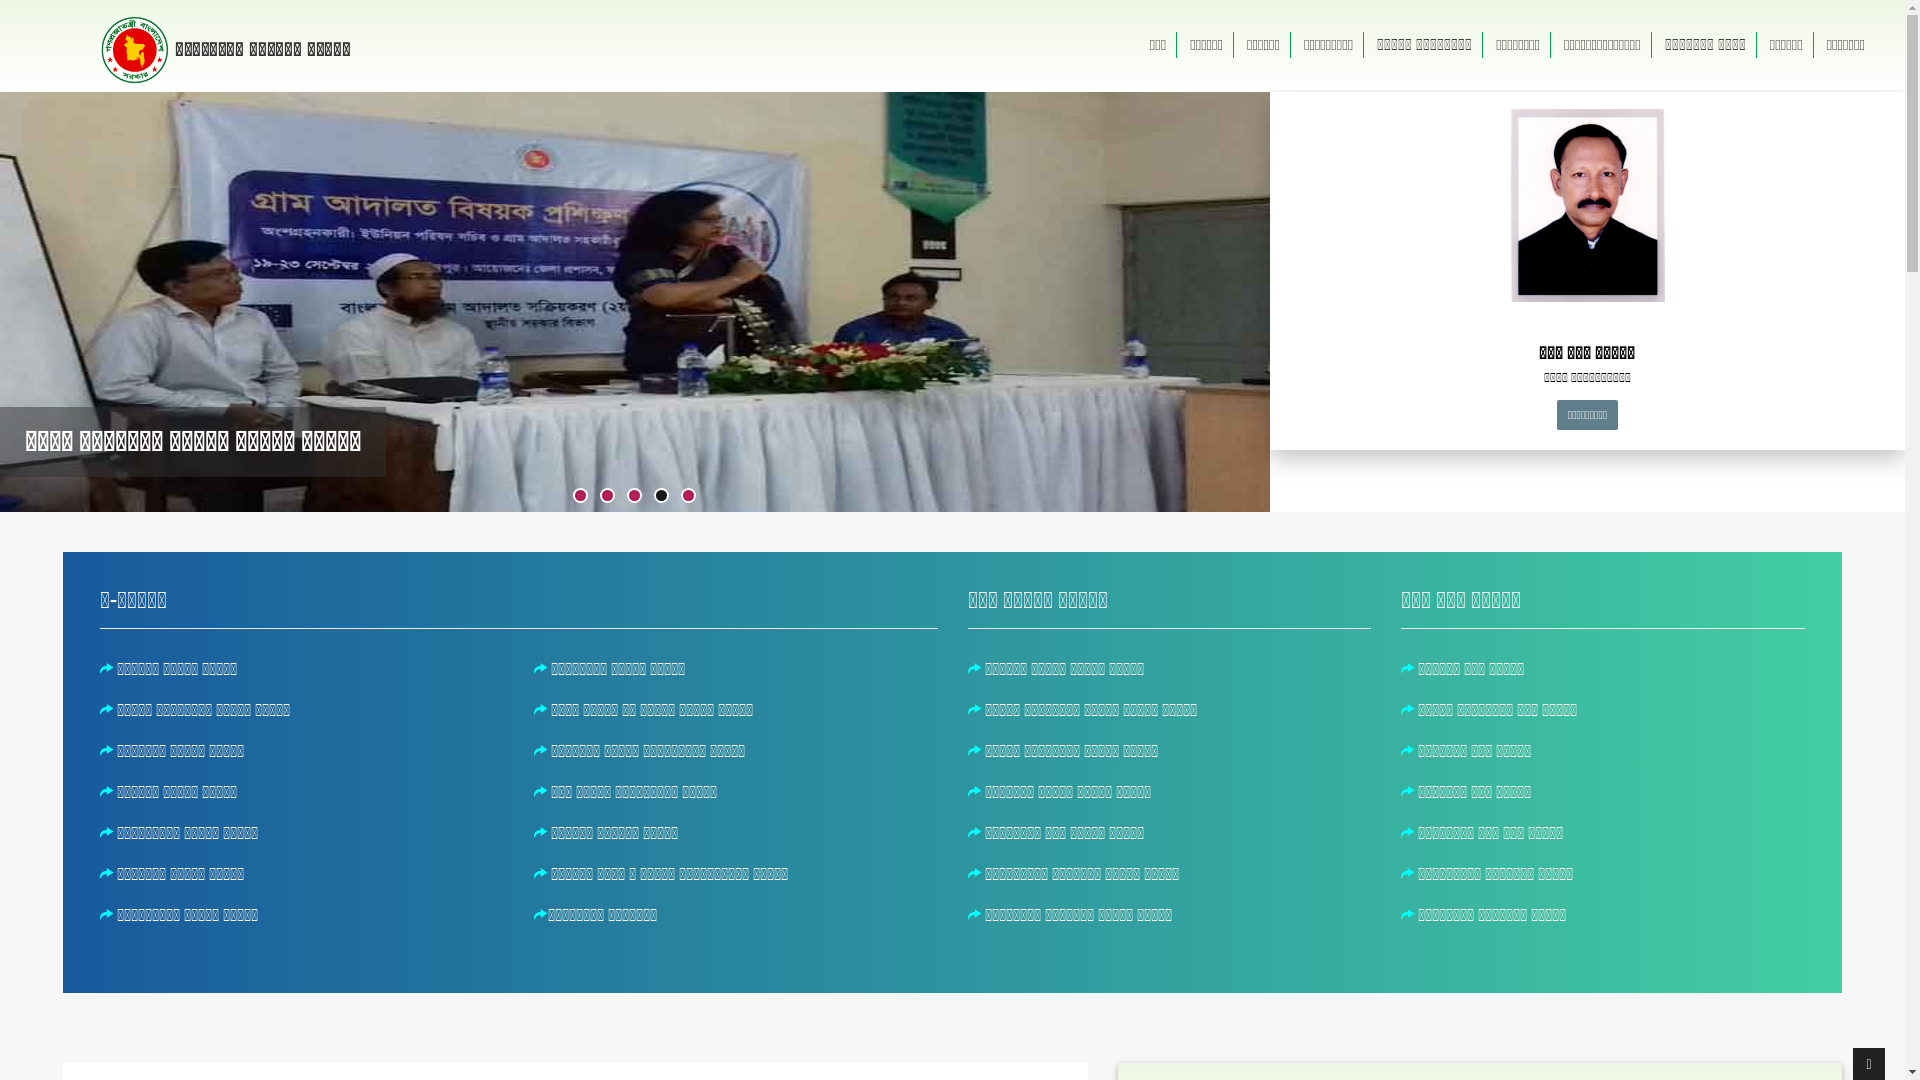 Image resolution: width=1920 pixels, height=1080 pixels. I want to click on '3', so click(627, 495).